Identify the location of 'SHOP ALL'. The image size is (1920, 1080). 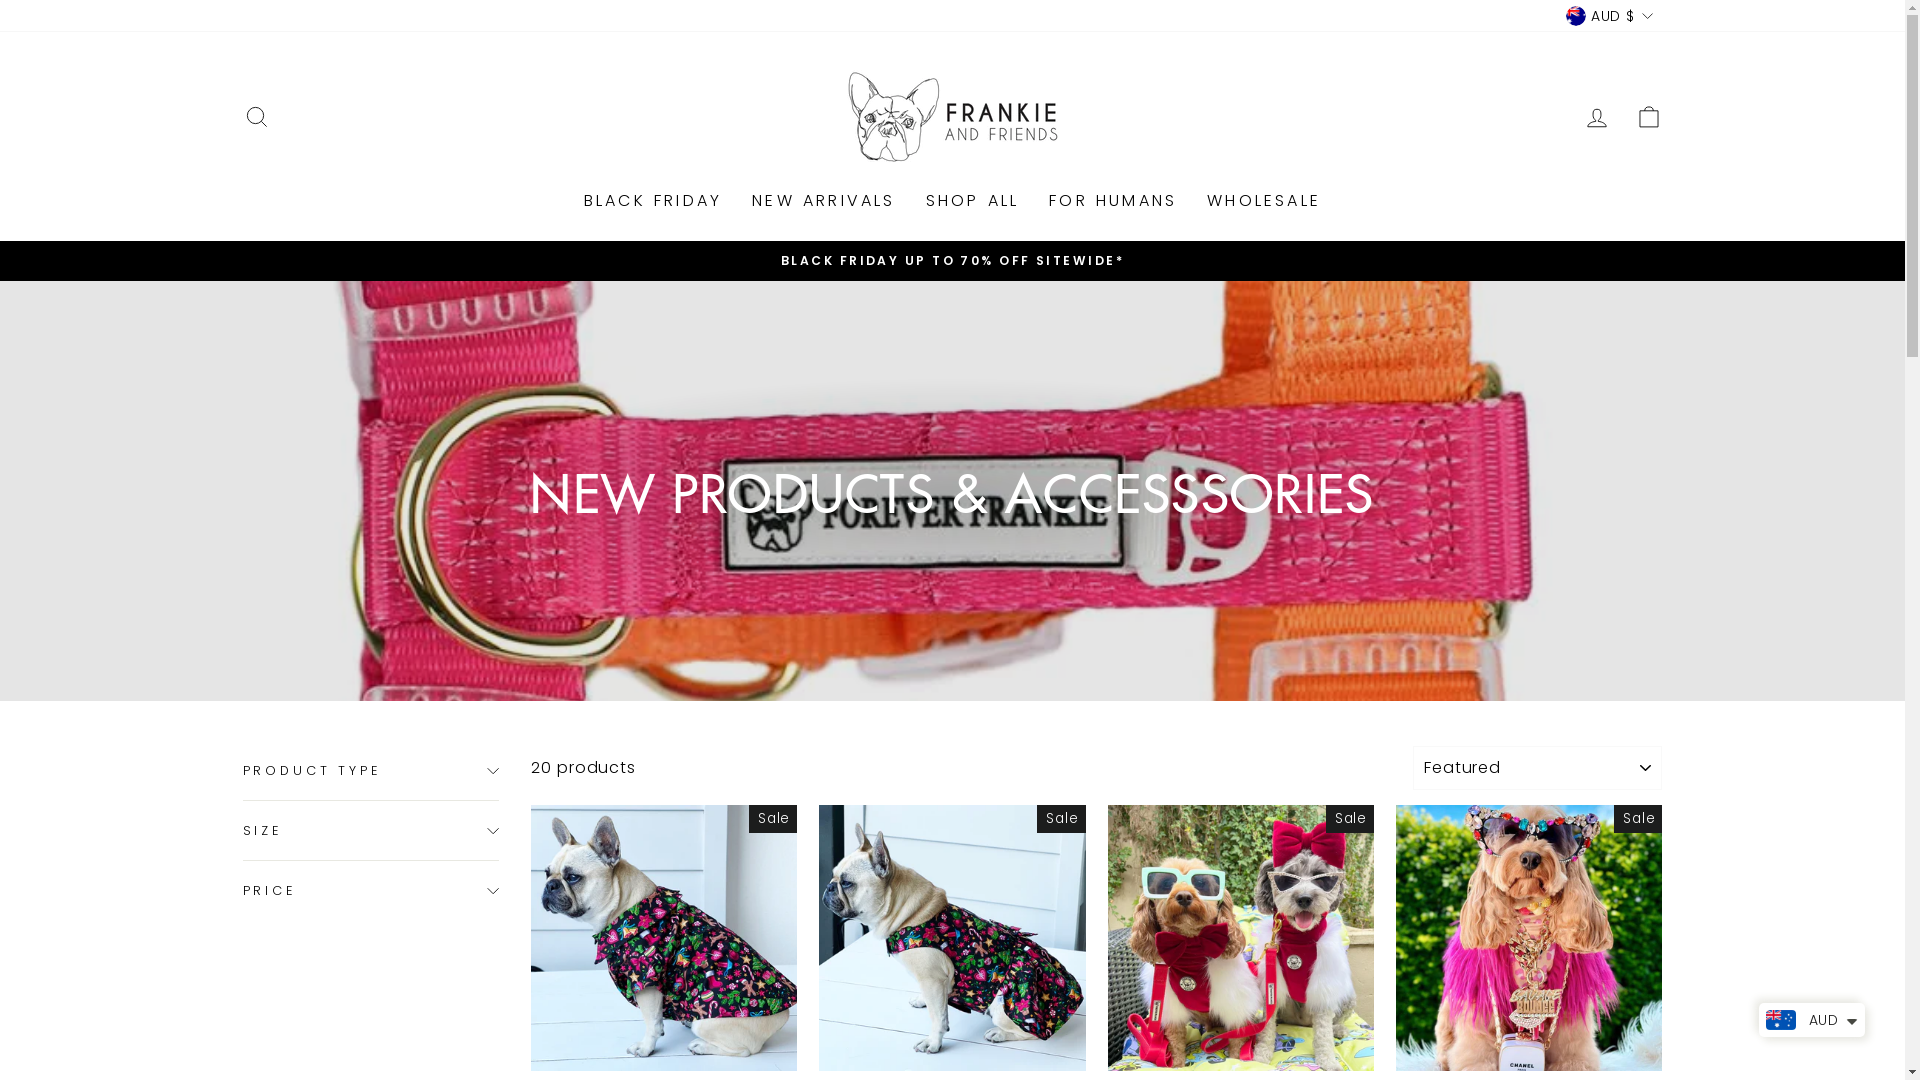
(973, 201).